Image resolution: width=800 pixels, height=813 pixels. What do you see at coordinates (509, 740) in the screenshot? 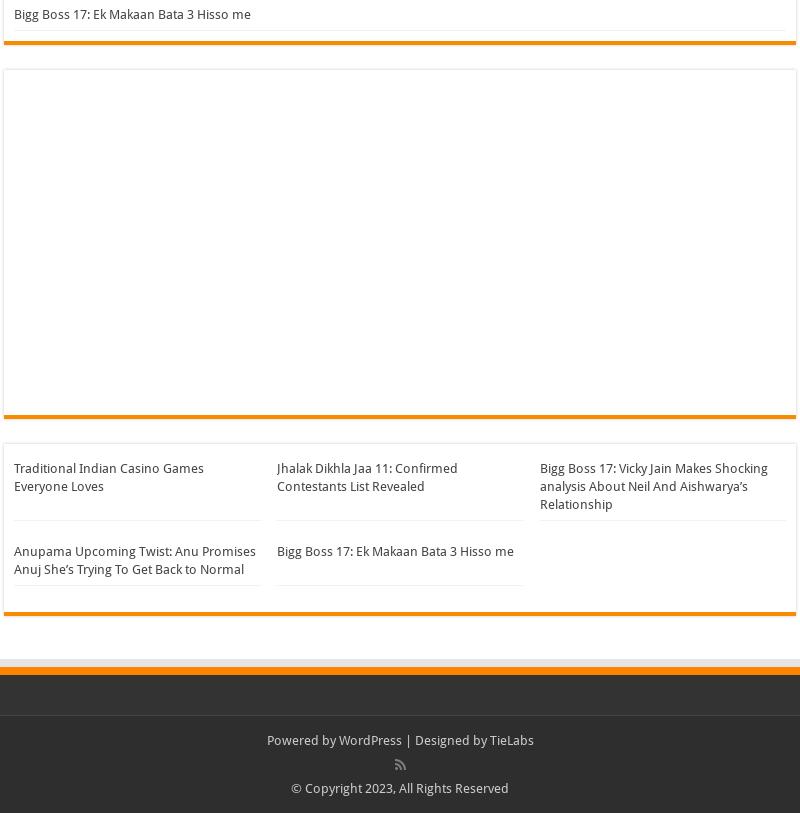
I see `'TieLabs'` at bounding box center [509, 740].